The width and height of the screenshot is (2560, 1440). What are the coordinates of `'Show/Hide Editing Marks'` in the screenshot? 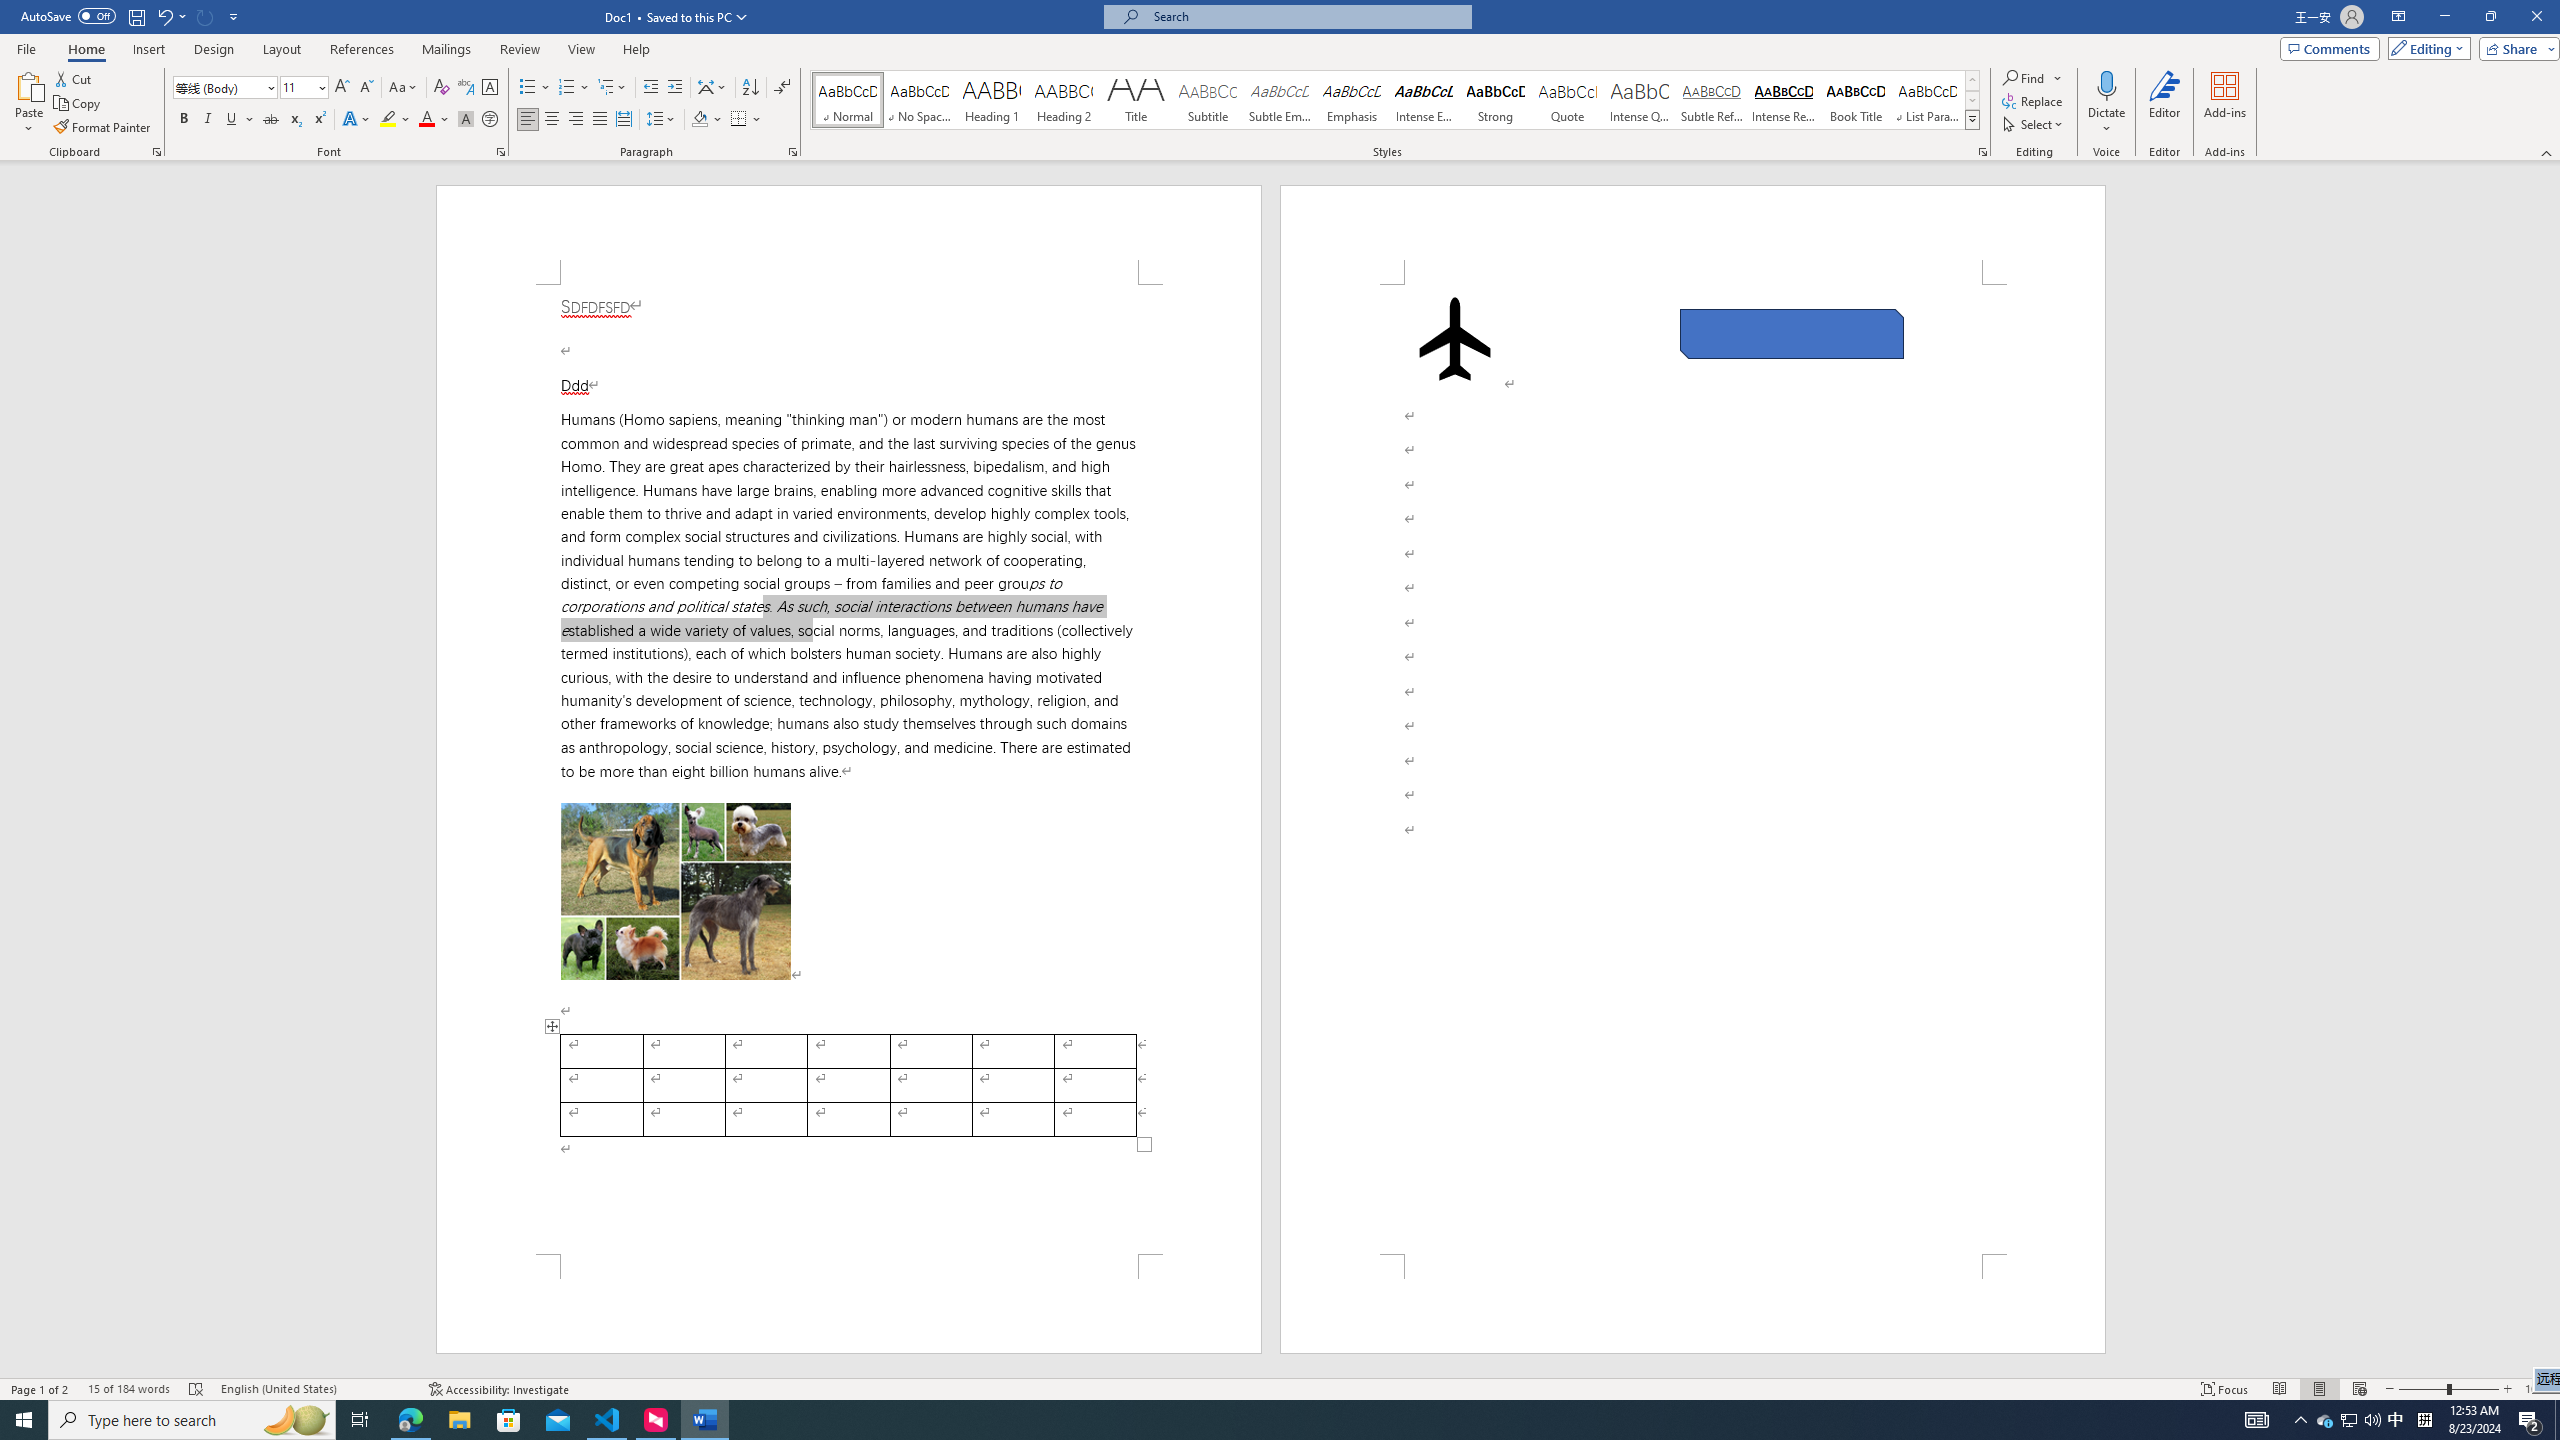 It's located at (782, 87).